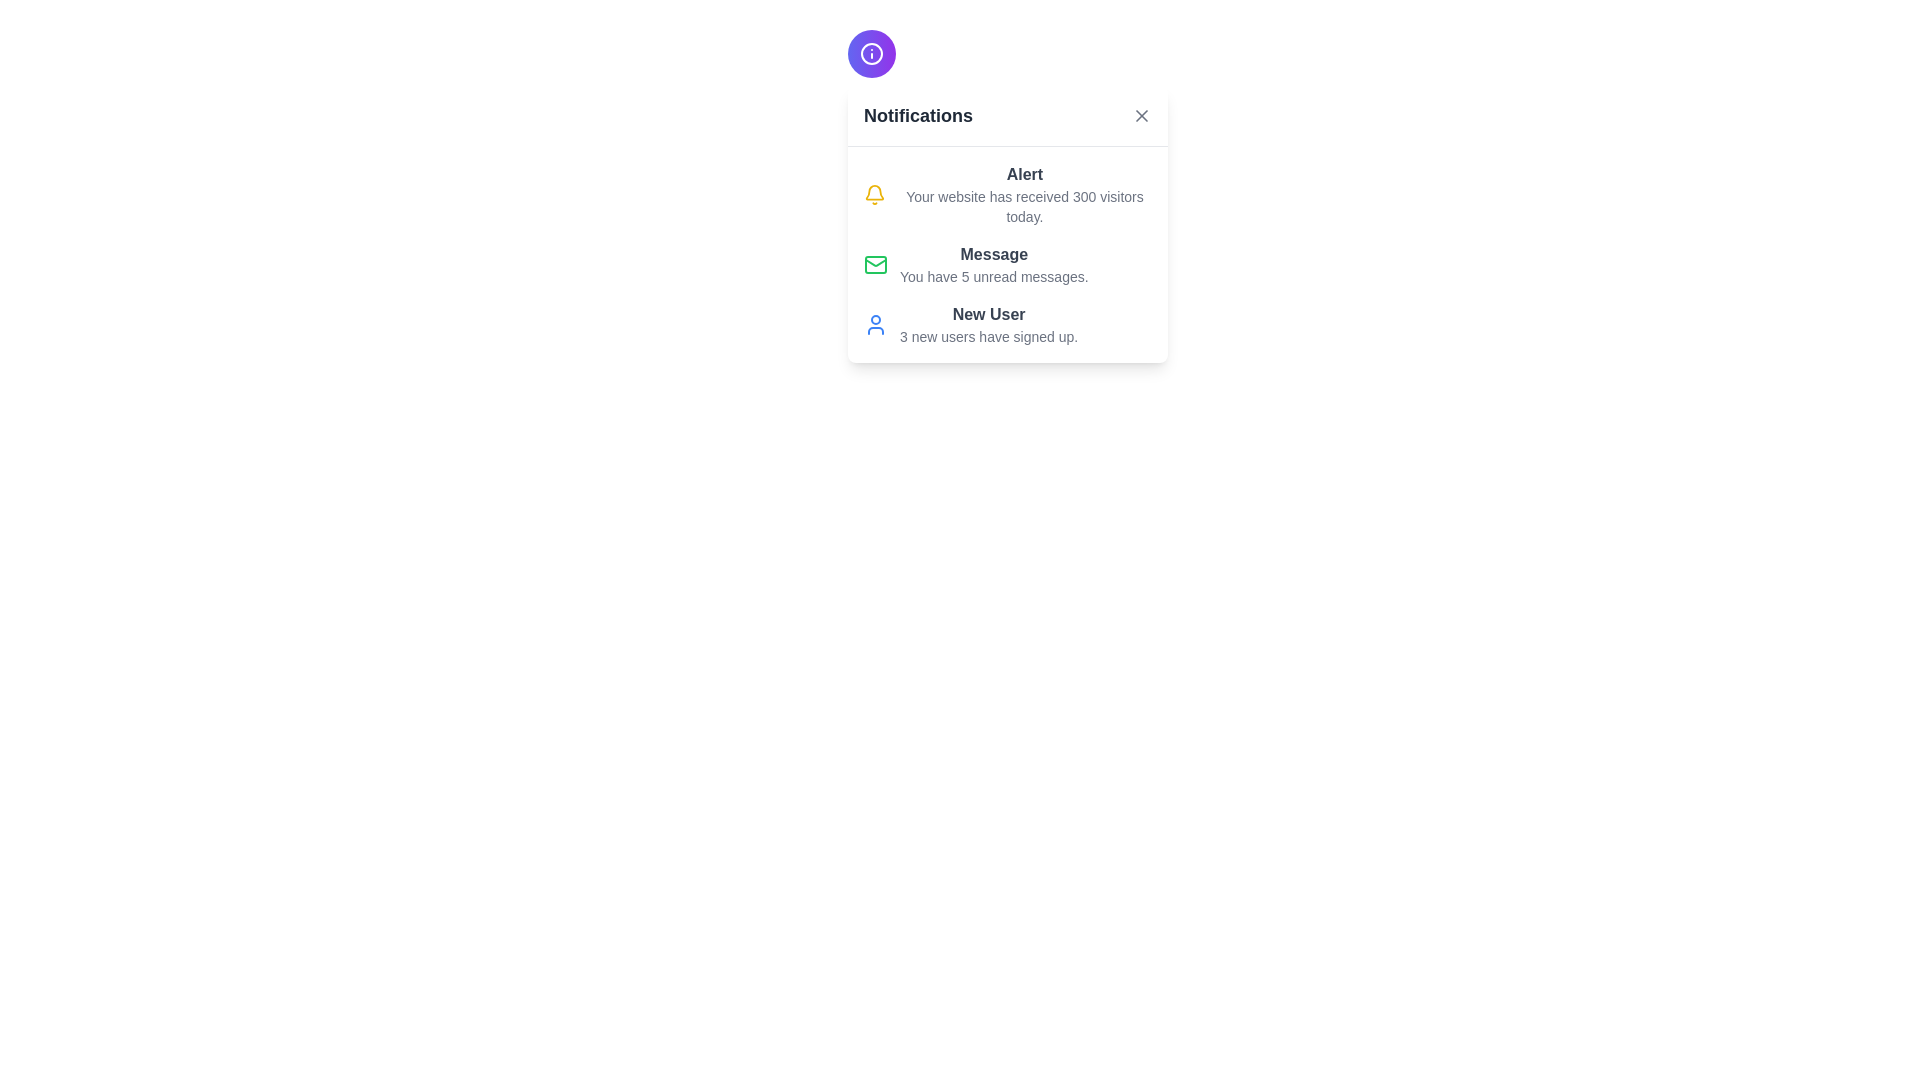 Image resolution: width=1920 pixels, height=1080 pixels. Describe the element at coordinates (989, 335) in the screenshot. I see `the static text label that informs the user about new sign-ups, located beneath the heading 'New User' in the notification dropdown` at that location.